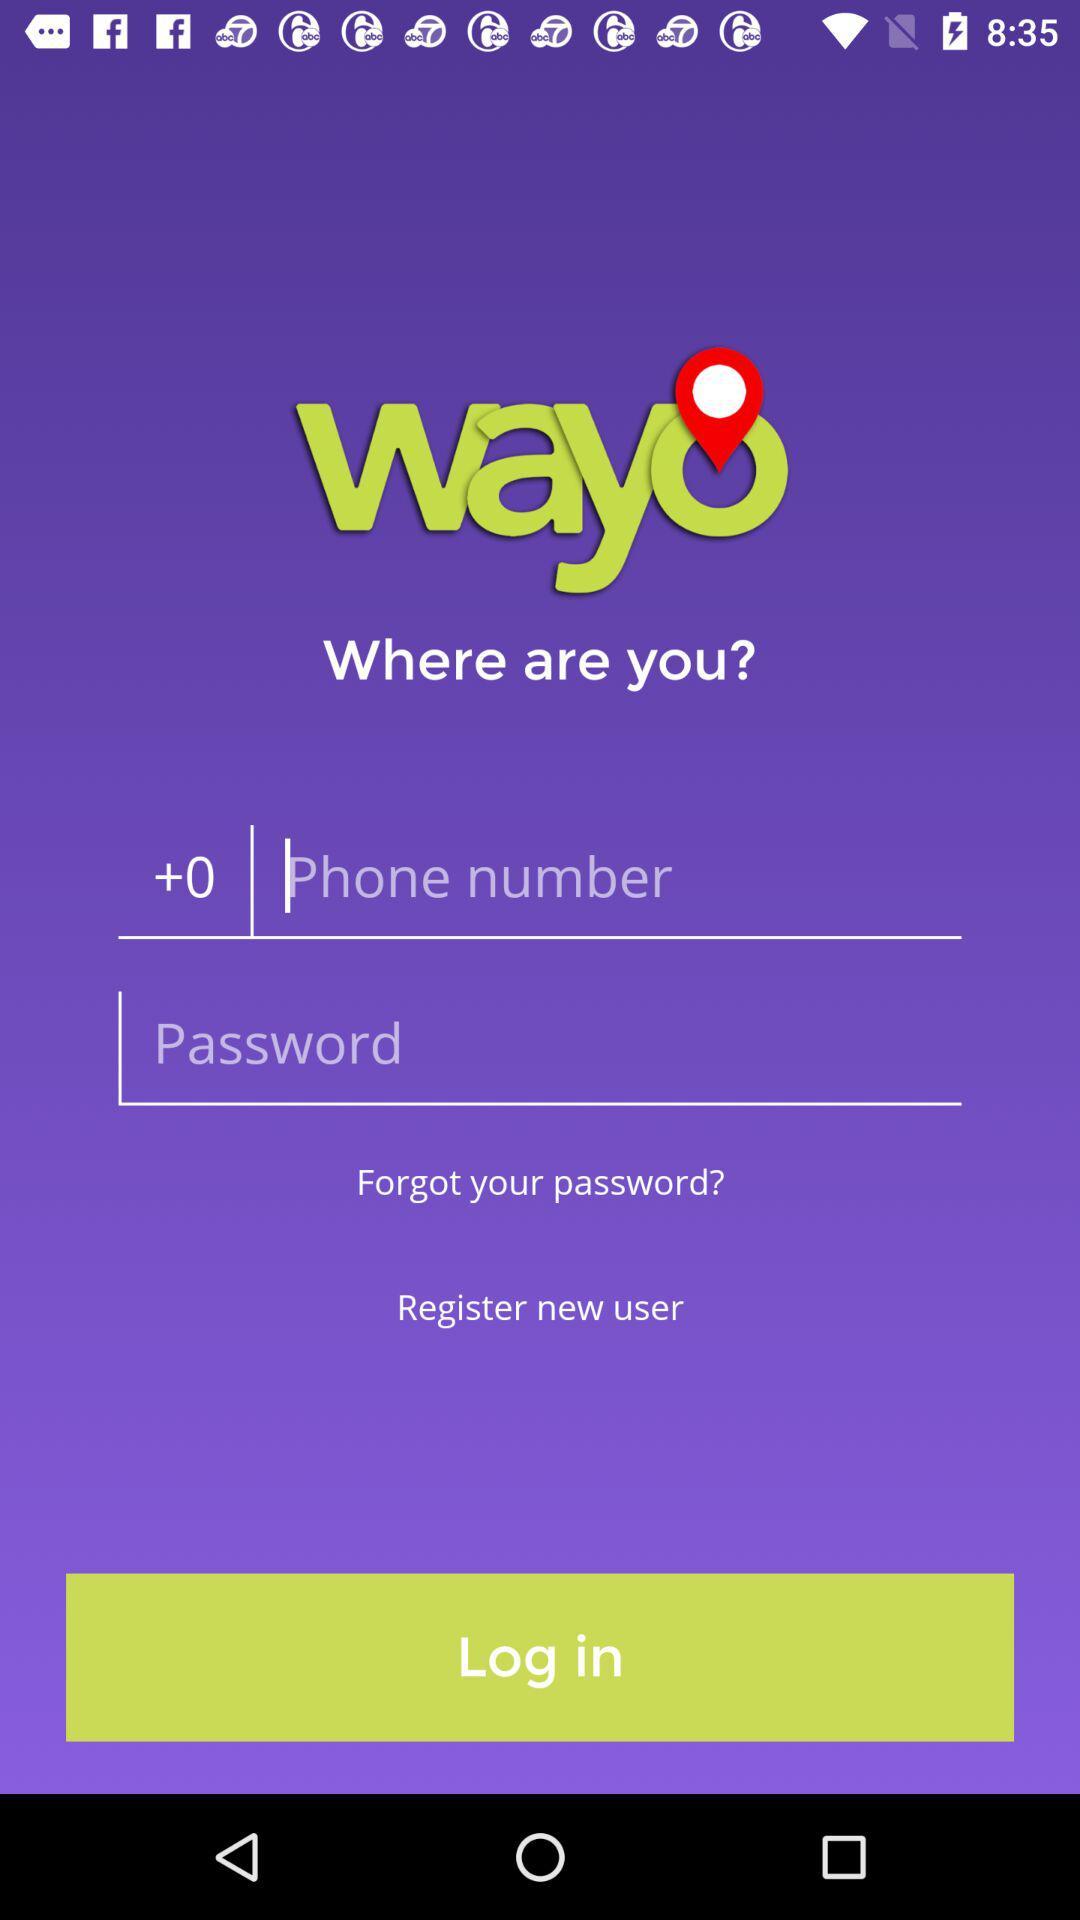 Image resolution: width=1080 pixels, height=1920 pixels. I want to click on the icon above register new user item, so click(540, 1181).